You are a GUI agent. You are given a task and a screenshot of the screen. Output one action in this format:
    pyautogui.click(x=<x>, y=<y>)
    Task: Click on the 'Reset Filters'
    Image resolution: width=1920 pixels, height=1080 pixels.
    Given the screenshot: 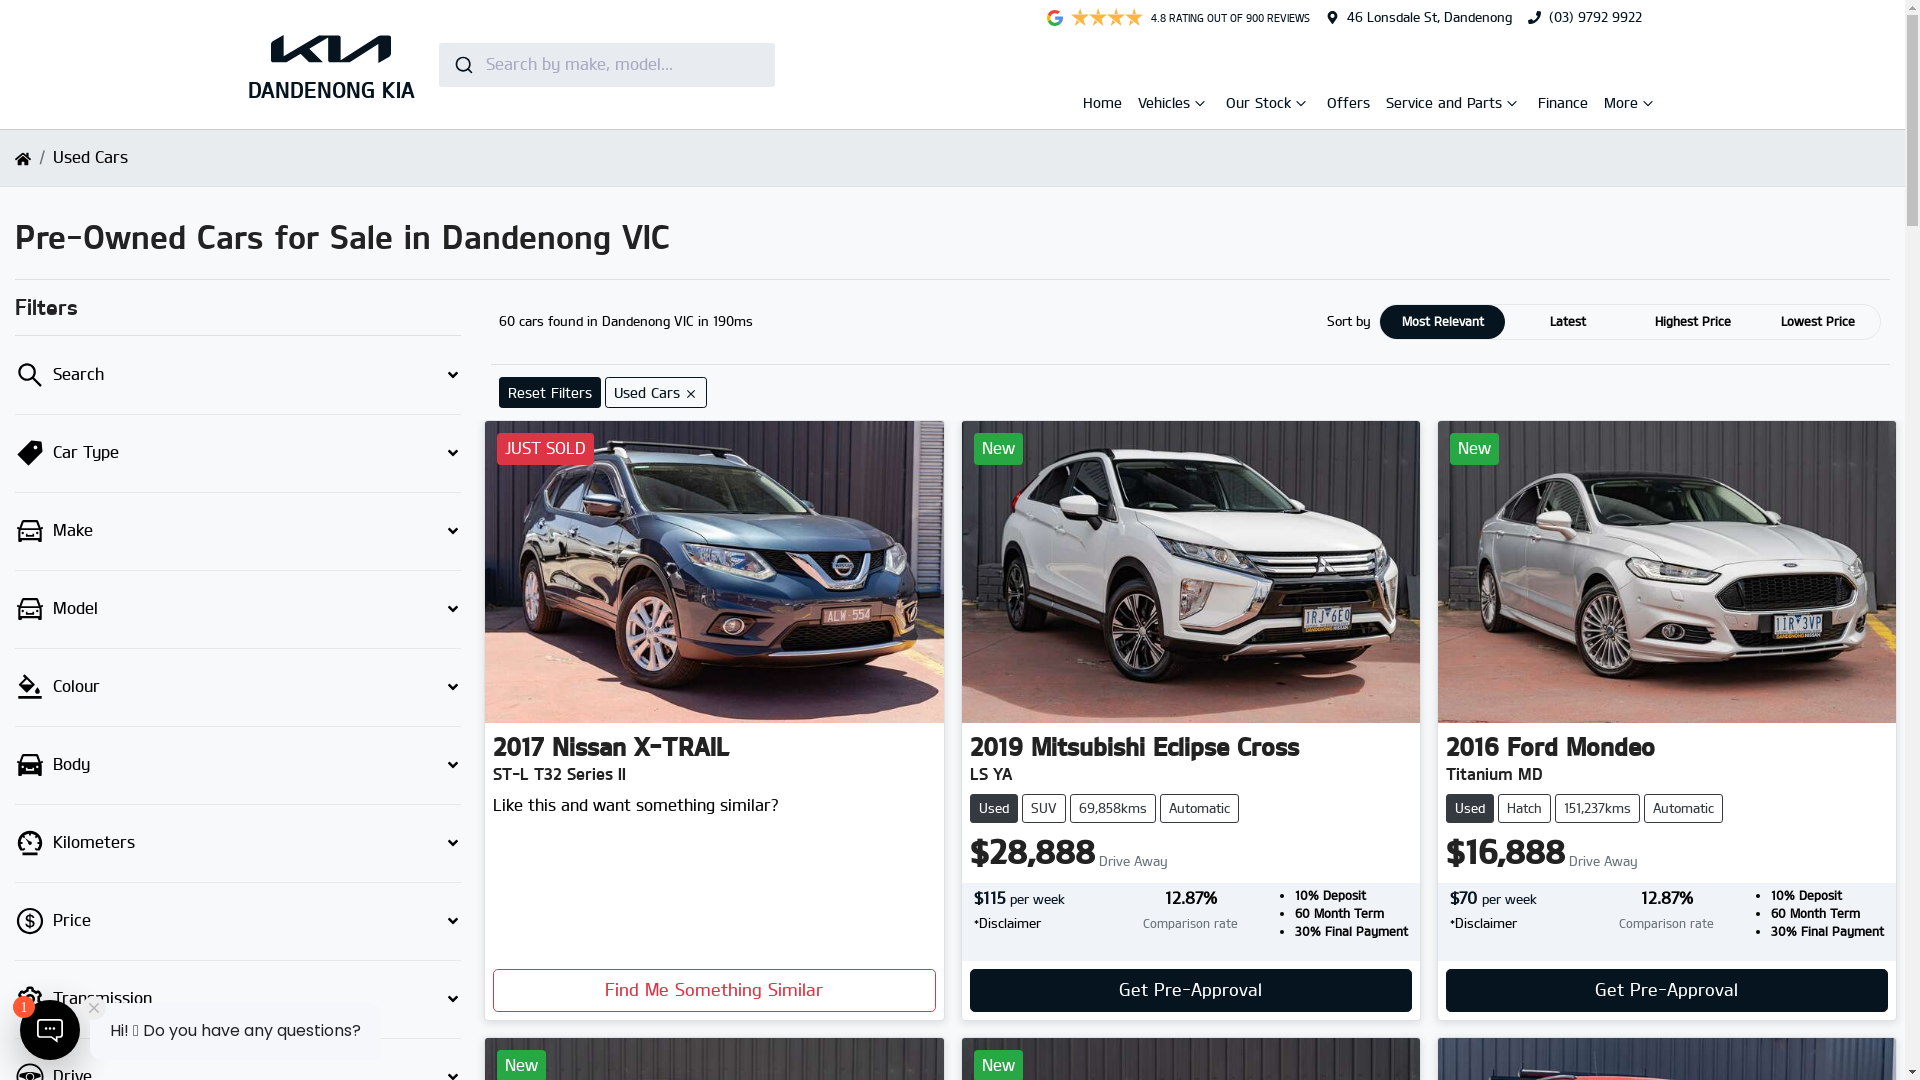 What is the action you would take?
    pyautogui.click(x=550, y=392)
    